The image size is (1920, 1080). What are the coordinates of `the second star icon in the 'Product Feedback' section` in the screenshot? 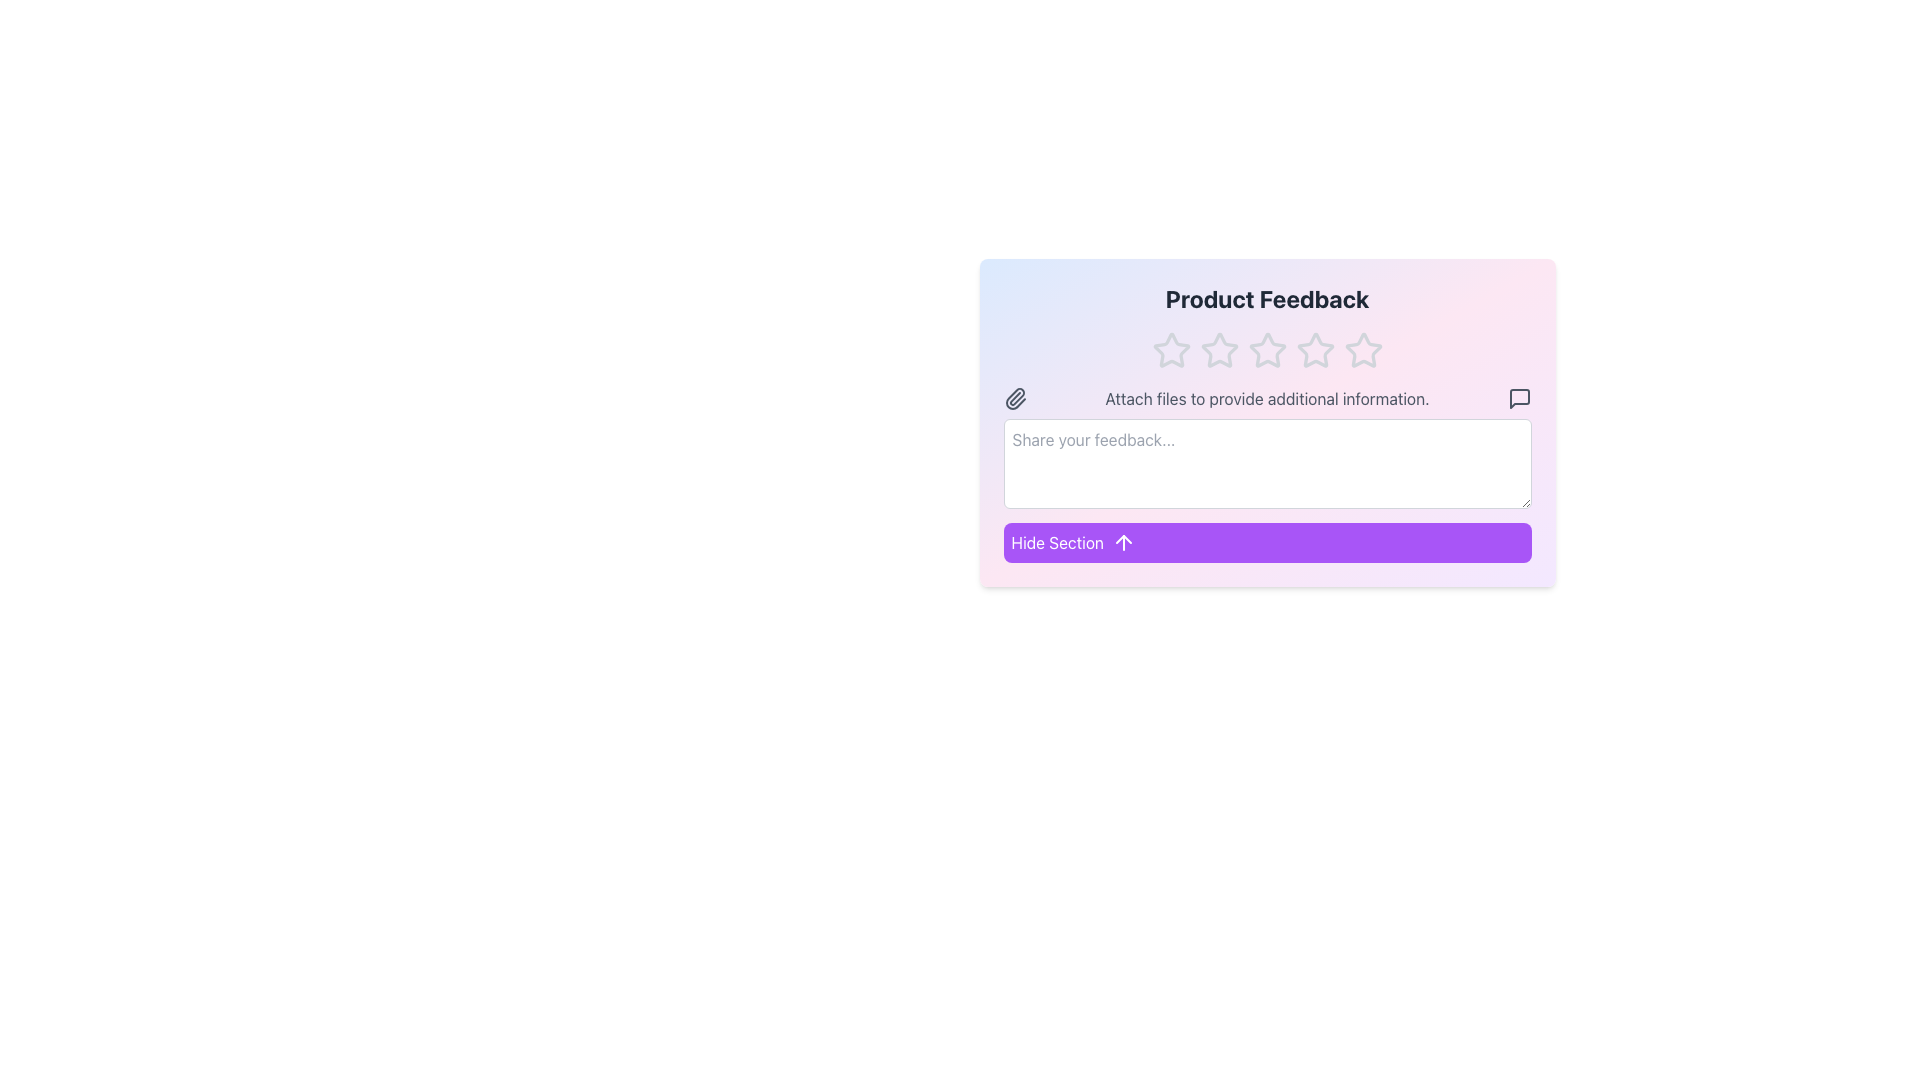 It's located at (1266, 349).